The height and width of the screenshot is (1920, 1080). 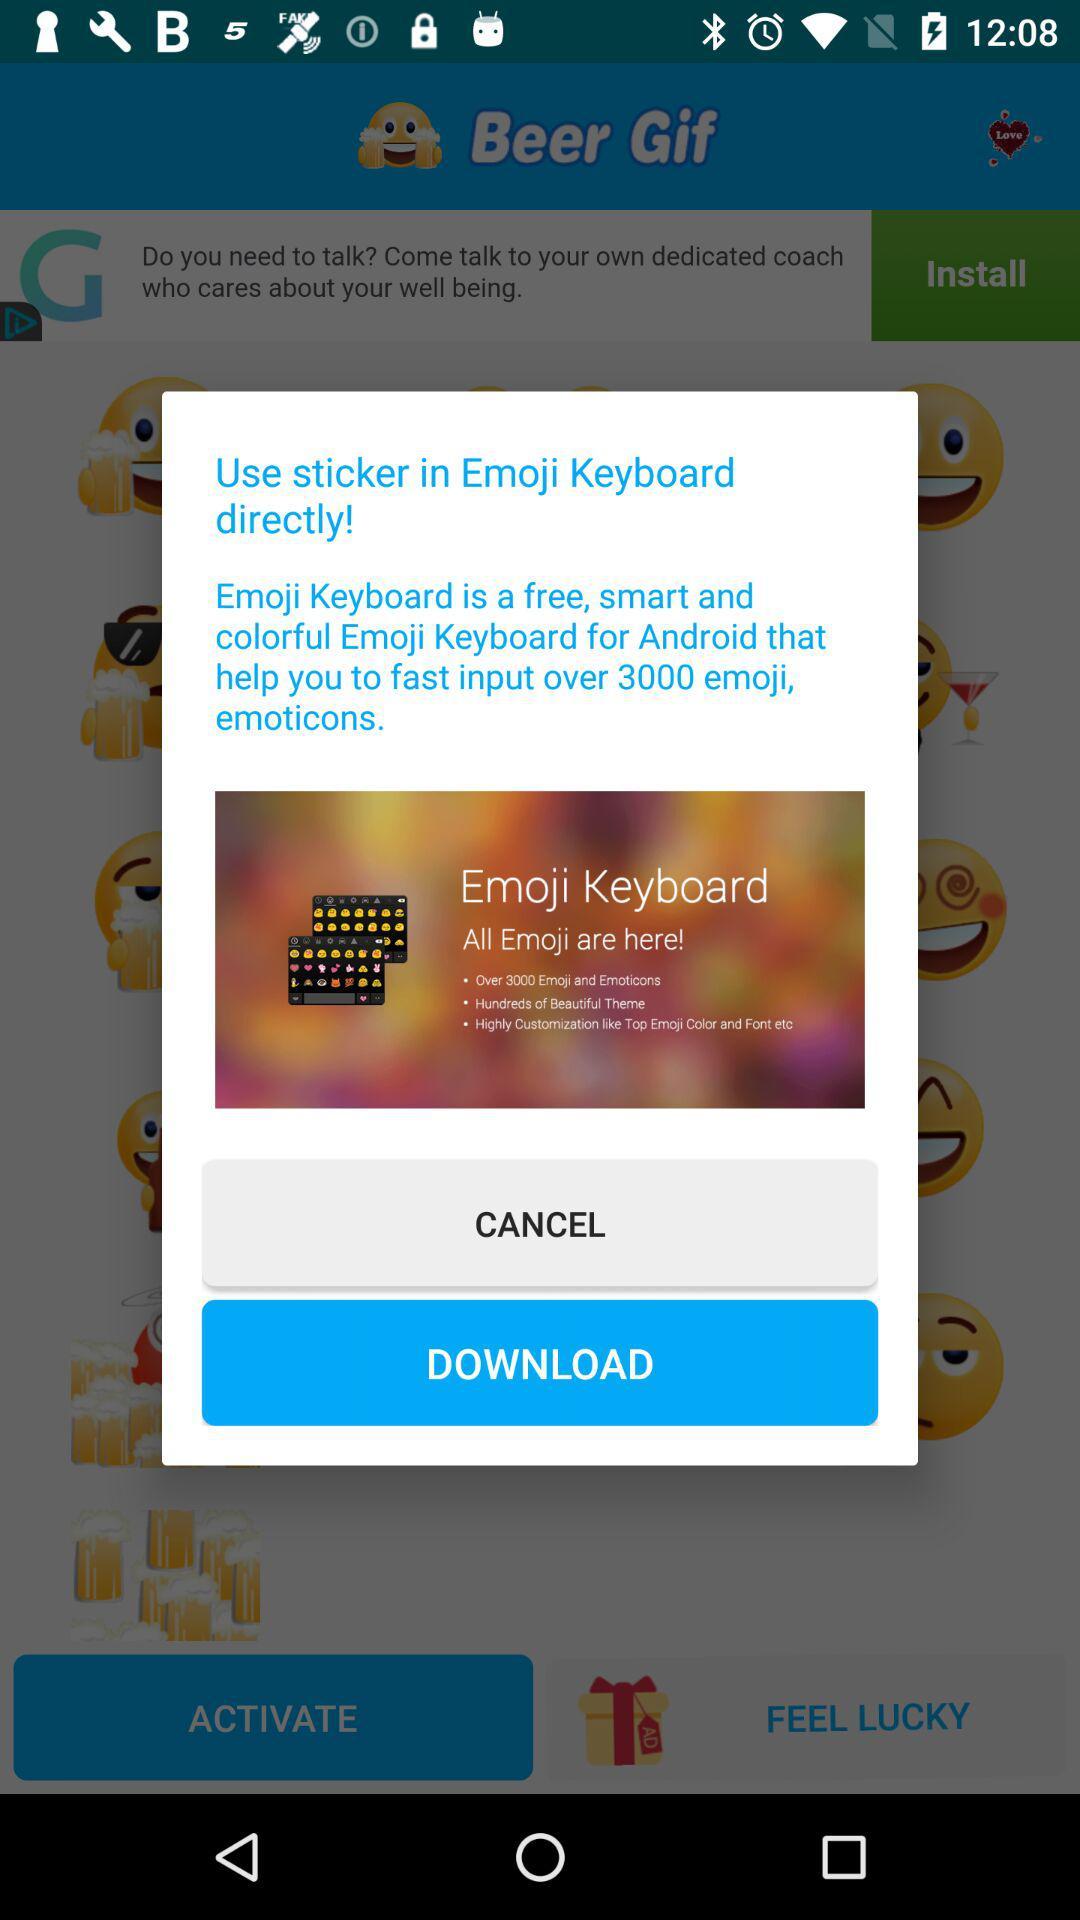 I want to click on the cancel icon, so click(x=540, y=1222).